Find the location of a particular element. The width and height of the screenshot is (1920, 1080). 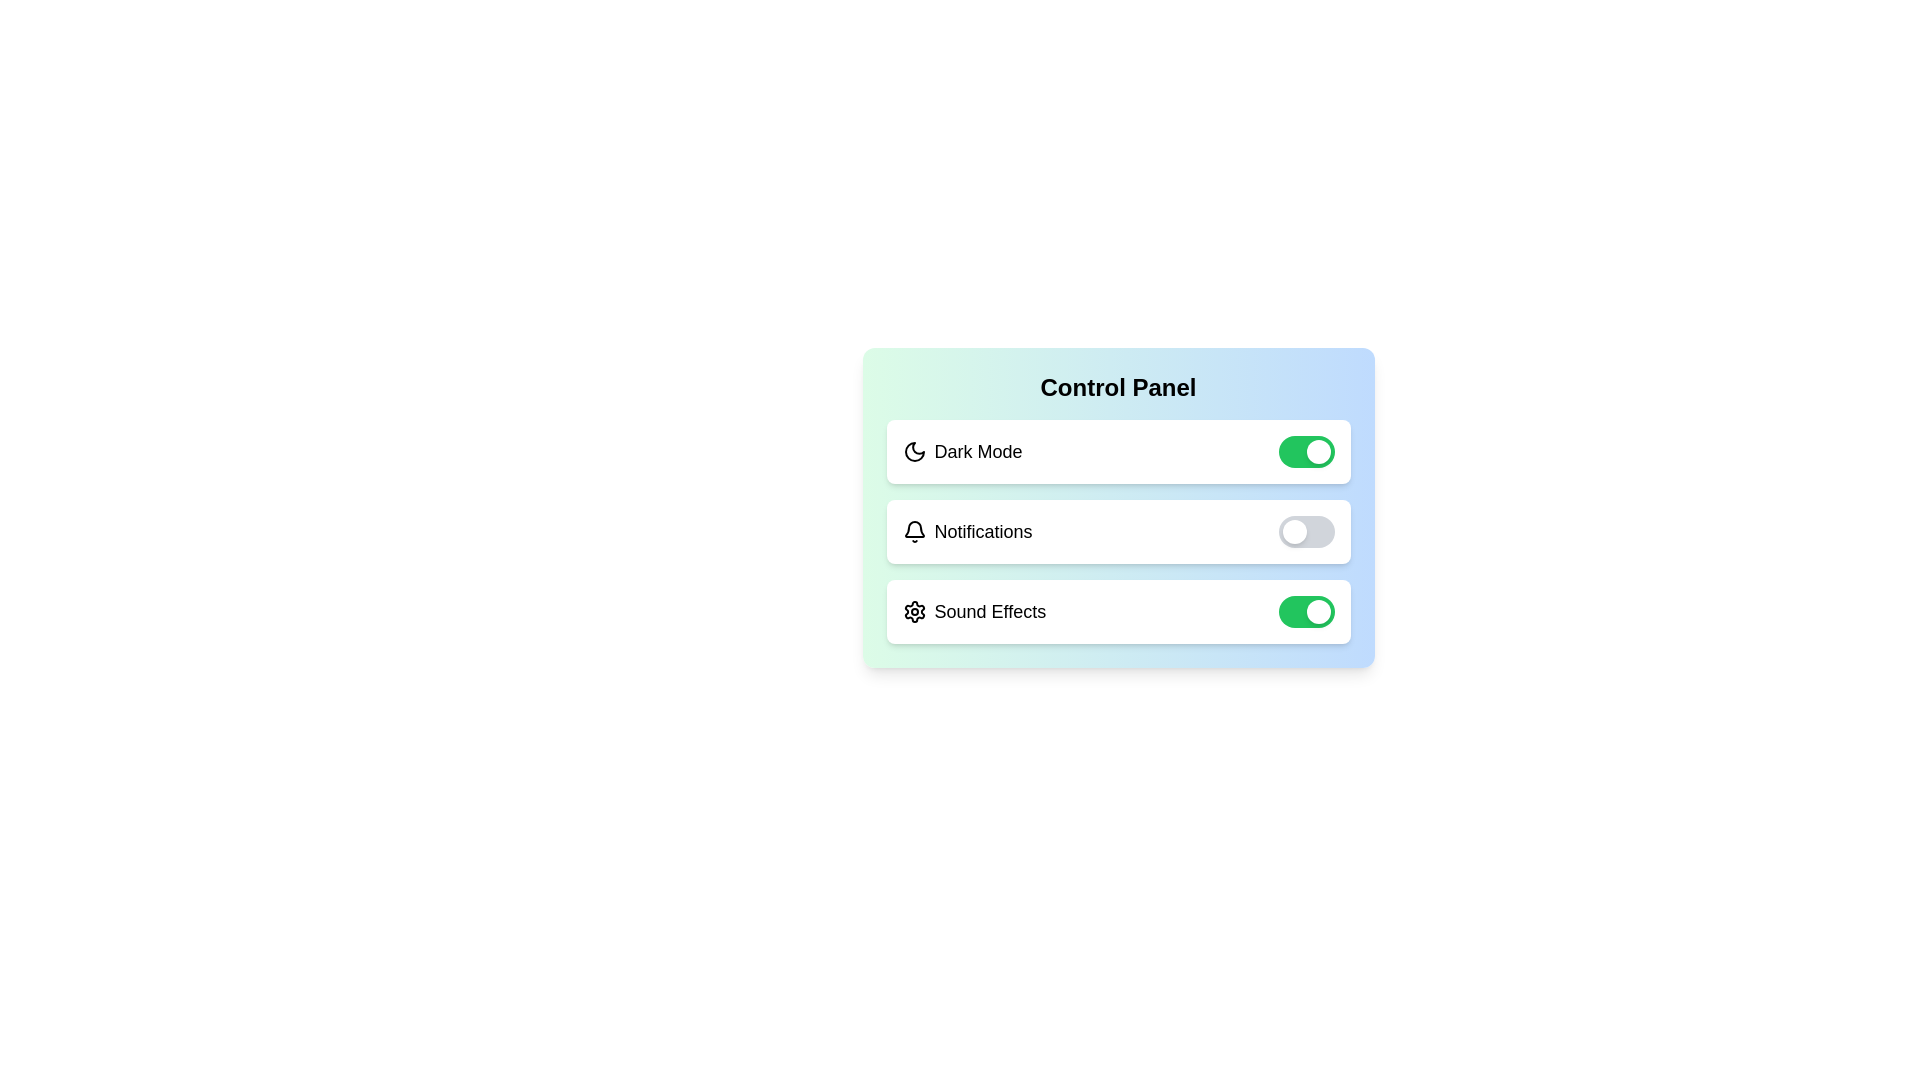

the text label Sound Effects to select it is located at coordinates (990, 611).